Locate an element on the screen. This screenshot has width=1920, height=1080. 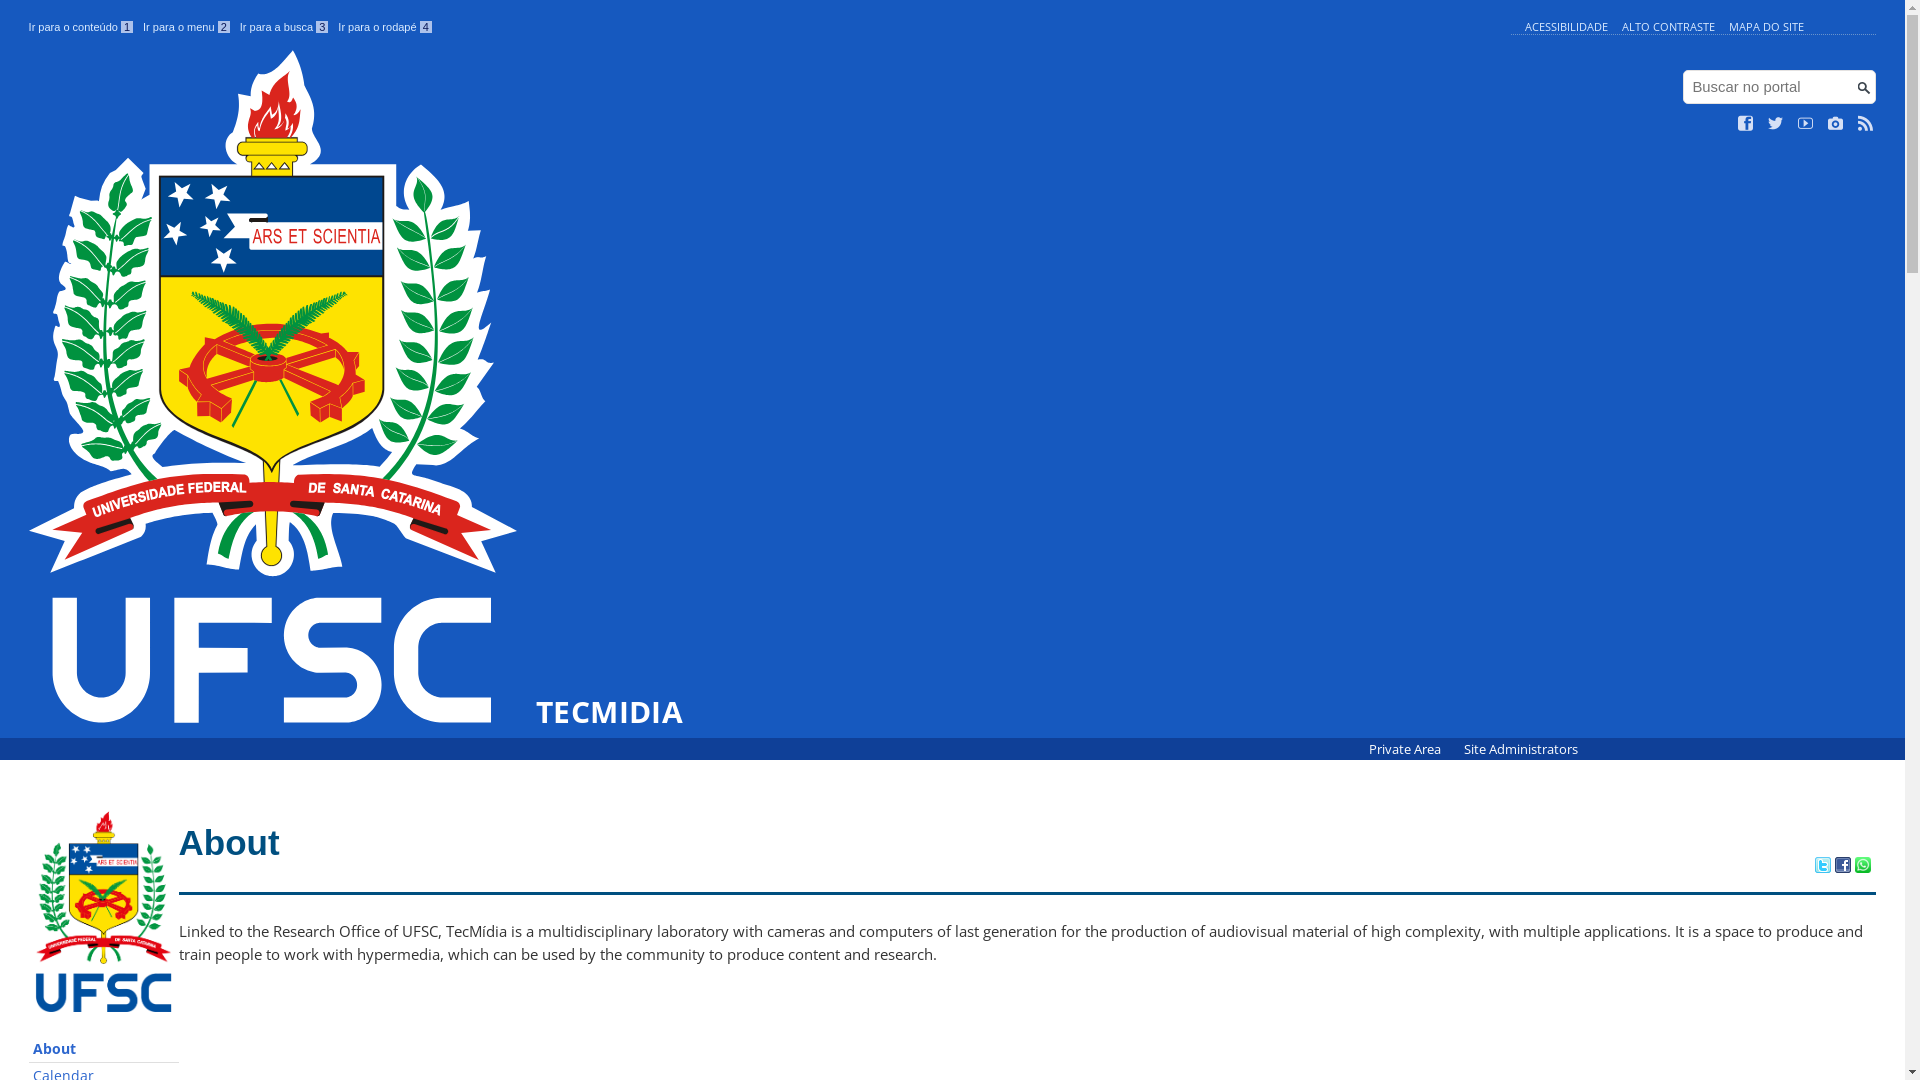
'Siga no Twitter' is located at coordinates (1776, 123).